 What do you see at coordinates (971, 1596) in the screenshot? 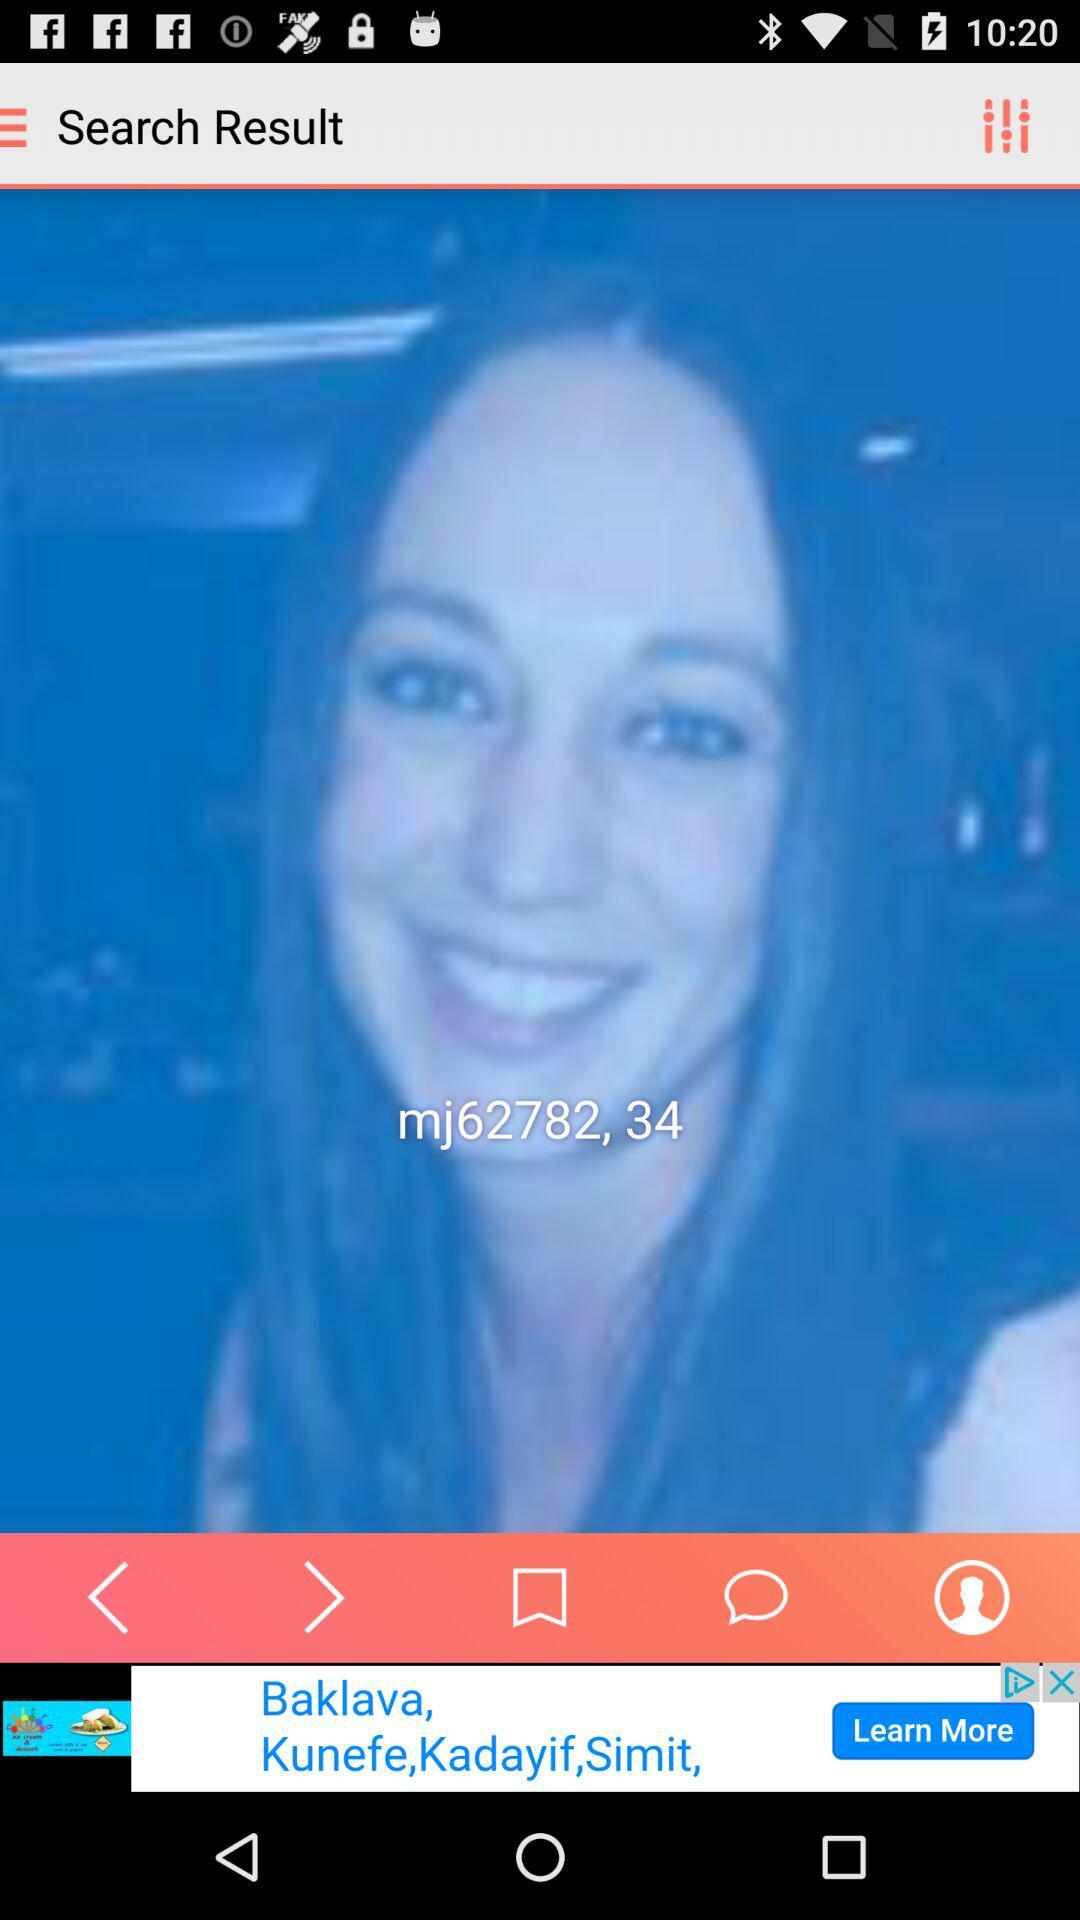
I see `open profile` at bounding box center [971, 1596].